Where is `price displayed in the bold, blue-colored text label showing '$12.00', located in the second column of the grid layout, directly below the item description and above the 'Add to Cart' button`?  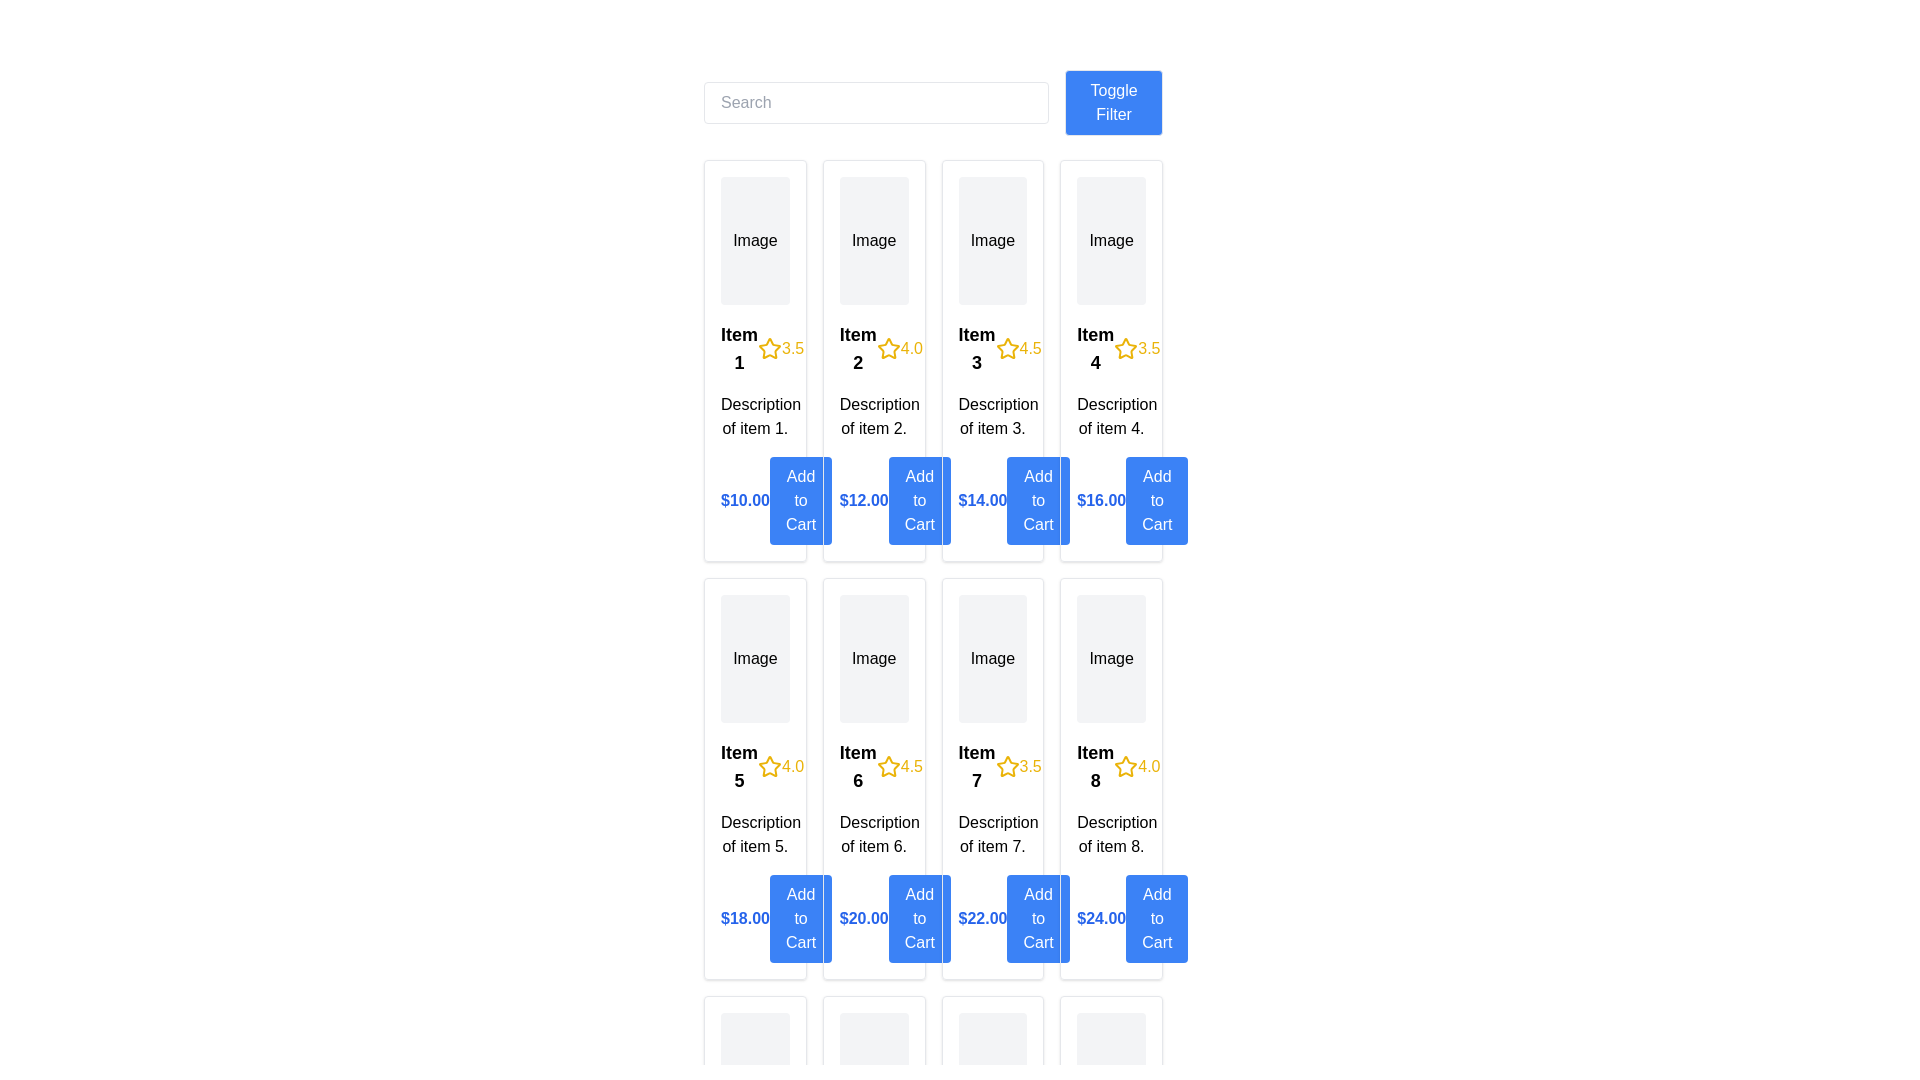
price displayed in the bold, blue-colored text label showing '$12.00', located in the second column of the grid layout, directly below the item description and above the 'Add to Cart' button is located at coordinates (864, 500).